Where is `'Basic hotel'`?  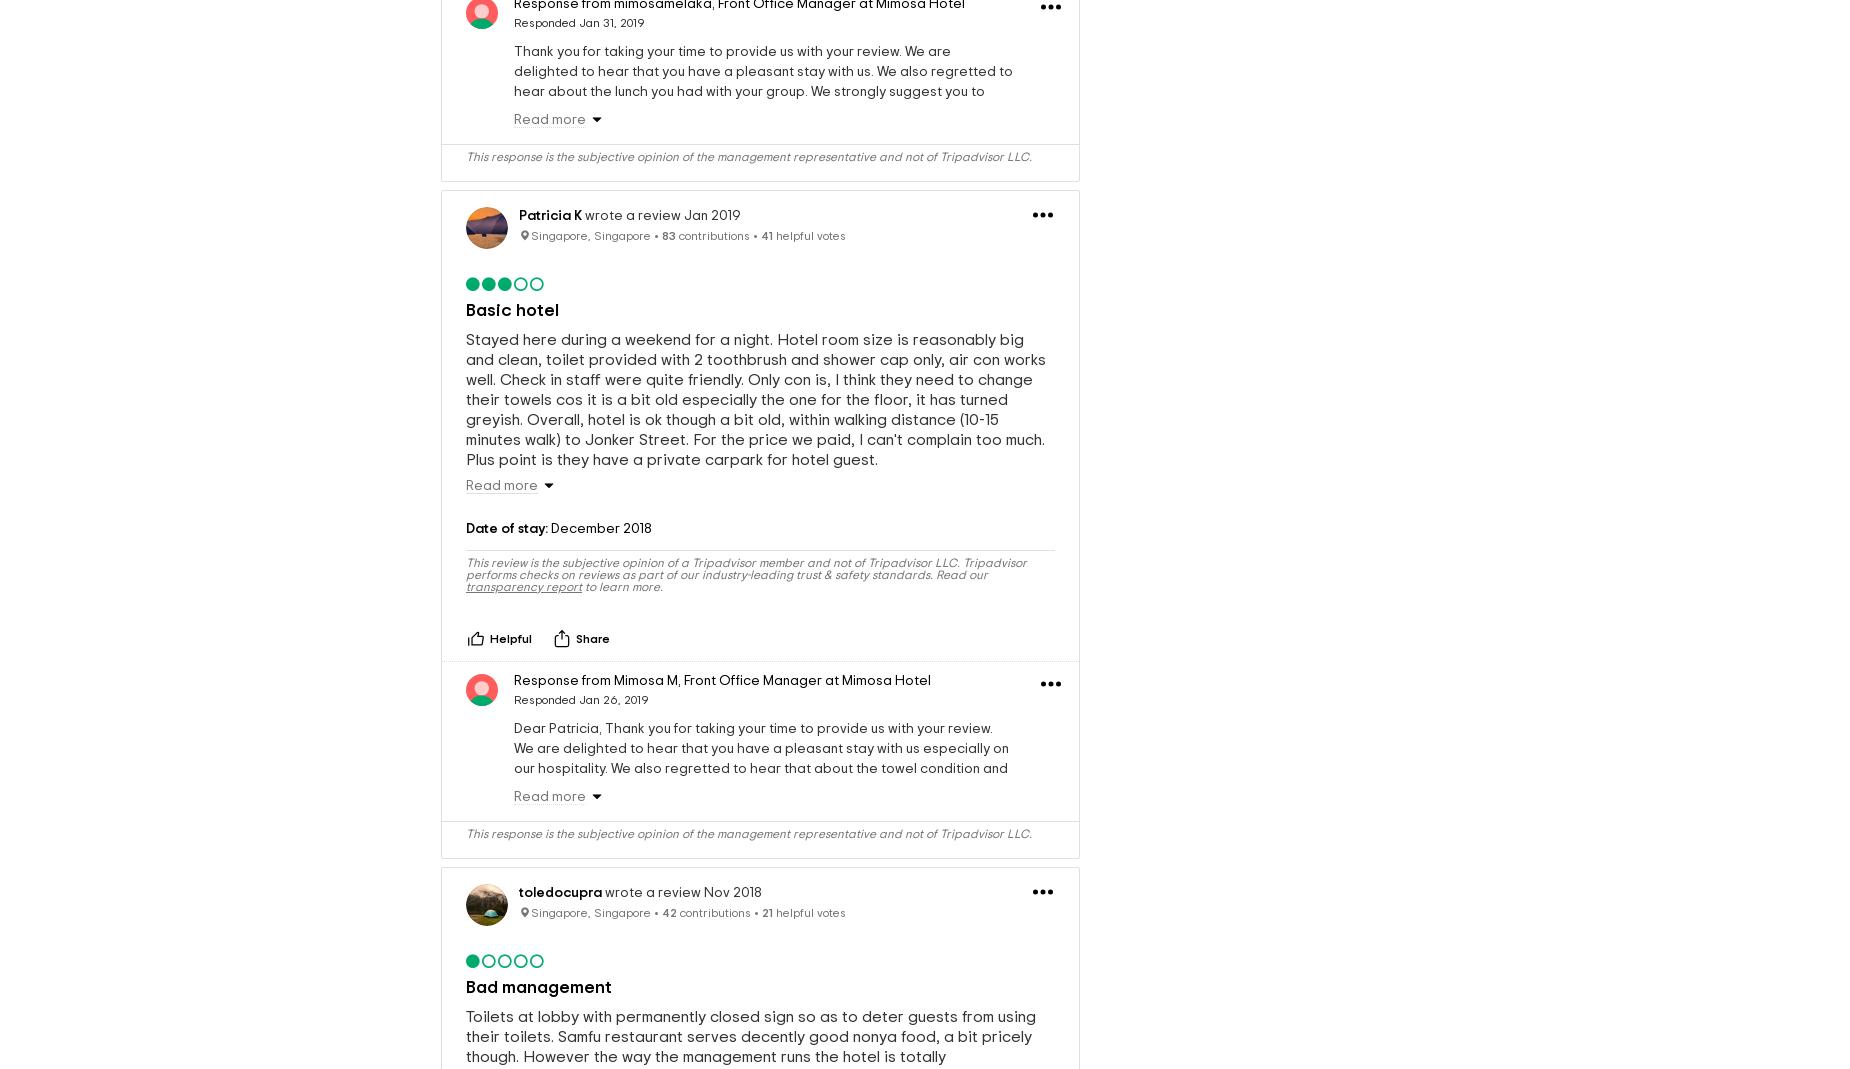 'Basic hotel' is located at coordinates (512, 309).